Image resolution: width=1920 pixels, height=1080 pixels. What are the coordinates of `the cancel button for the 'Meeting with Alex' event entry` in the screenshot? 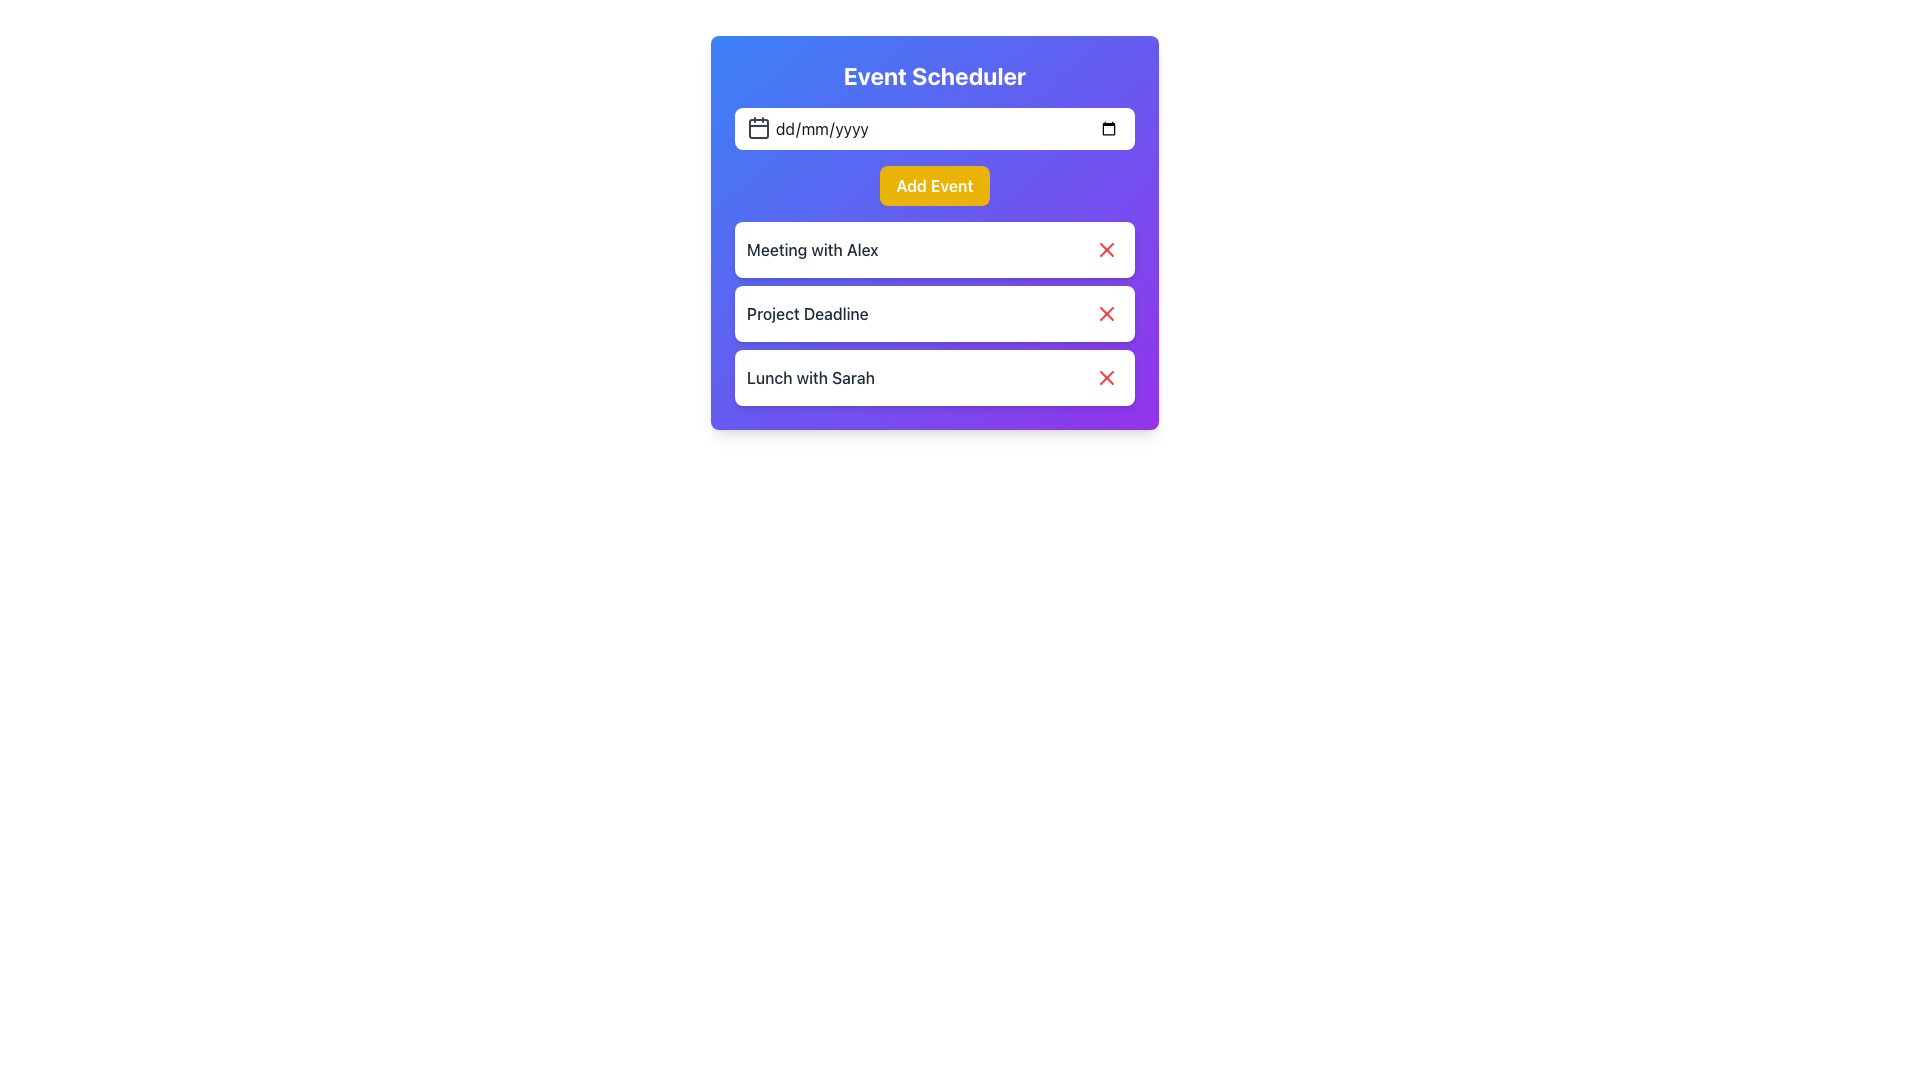 It's located at (1106, 249).